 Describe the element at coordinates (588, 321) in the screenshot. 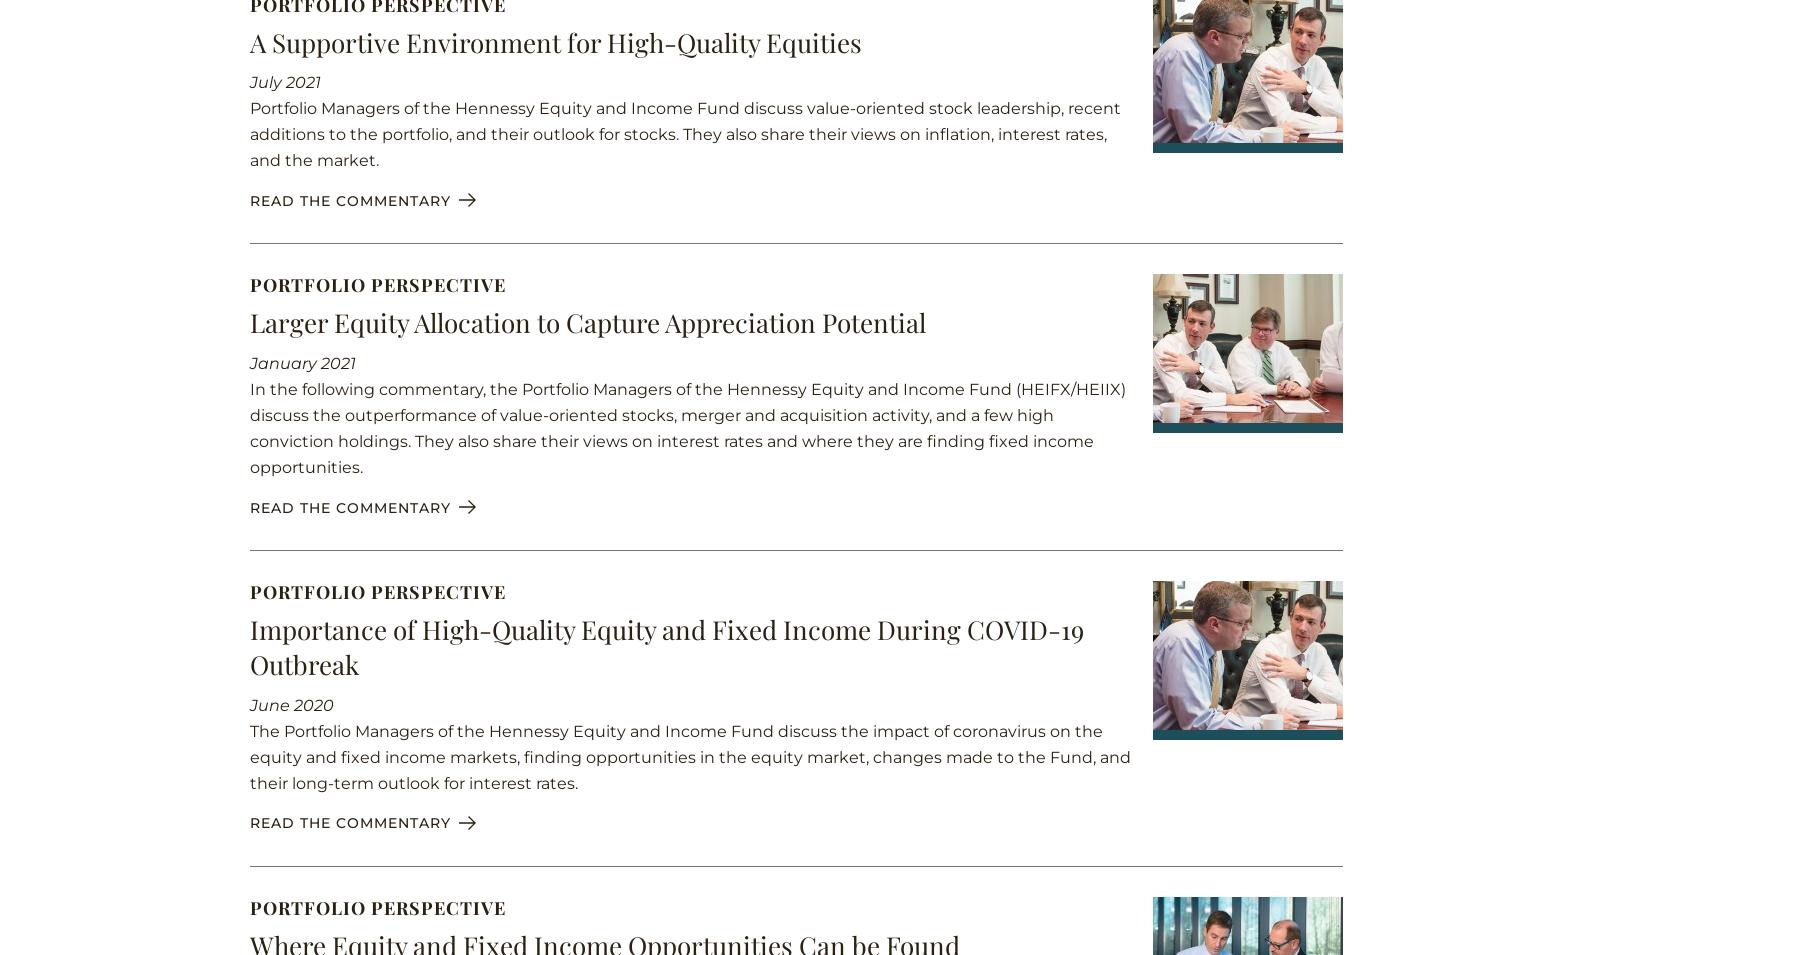

I see `'Larger Equity Allocation to Capture Appreciation Potential'` at that location.